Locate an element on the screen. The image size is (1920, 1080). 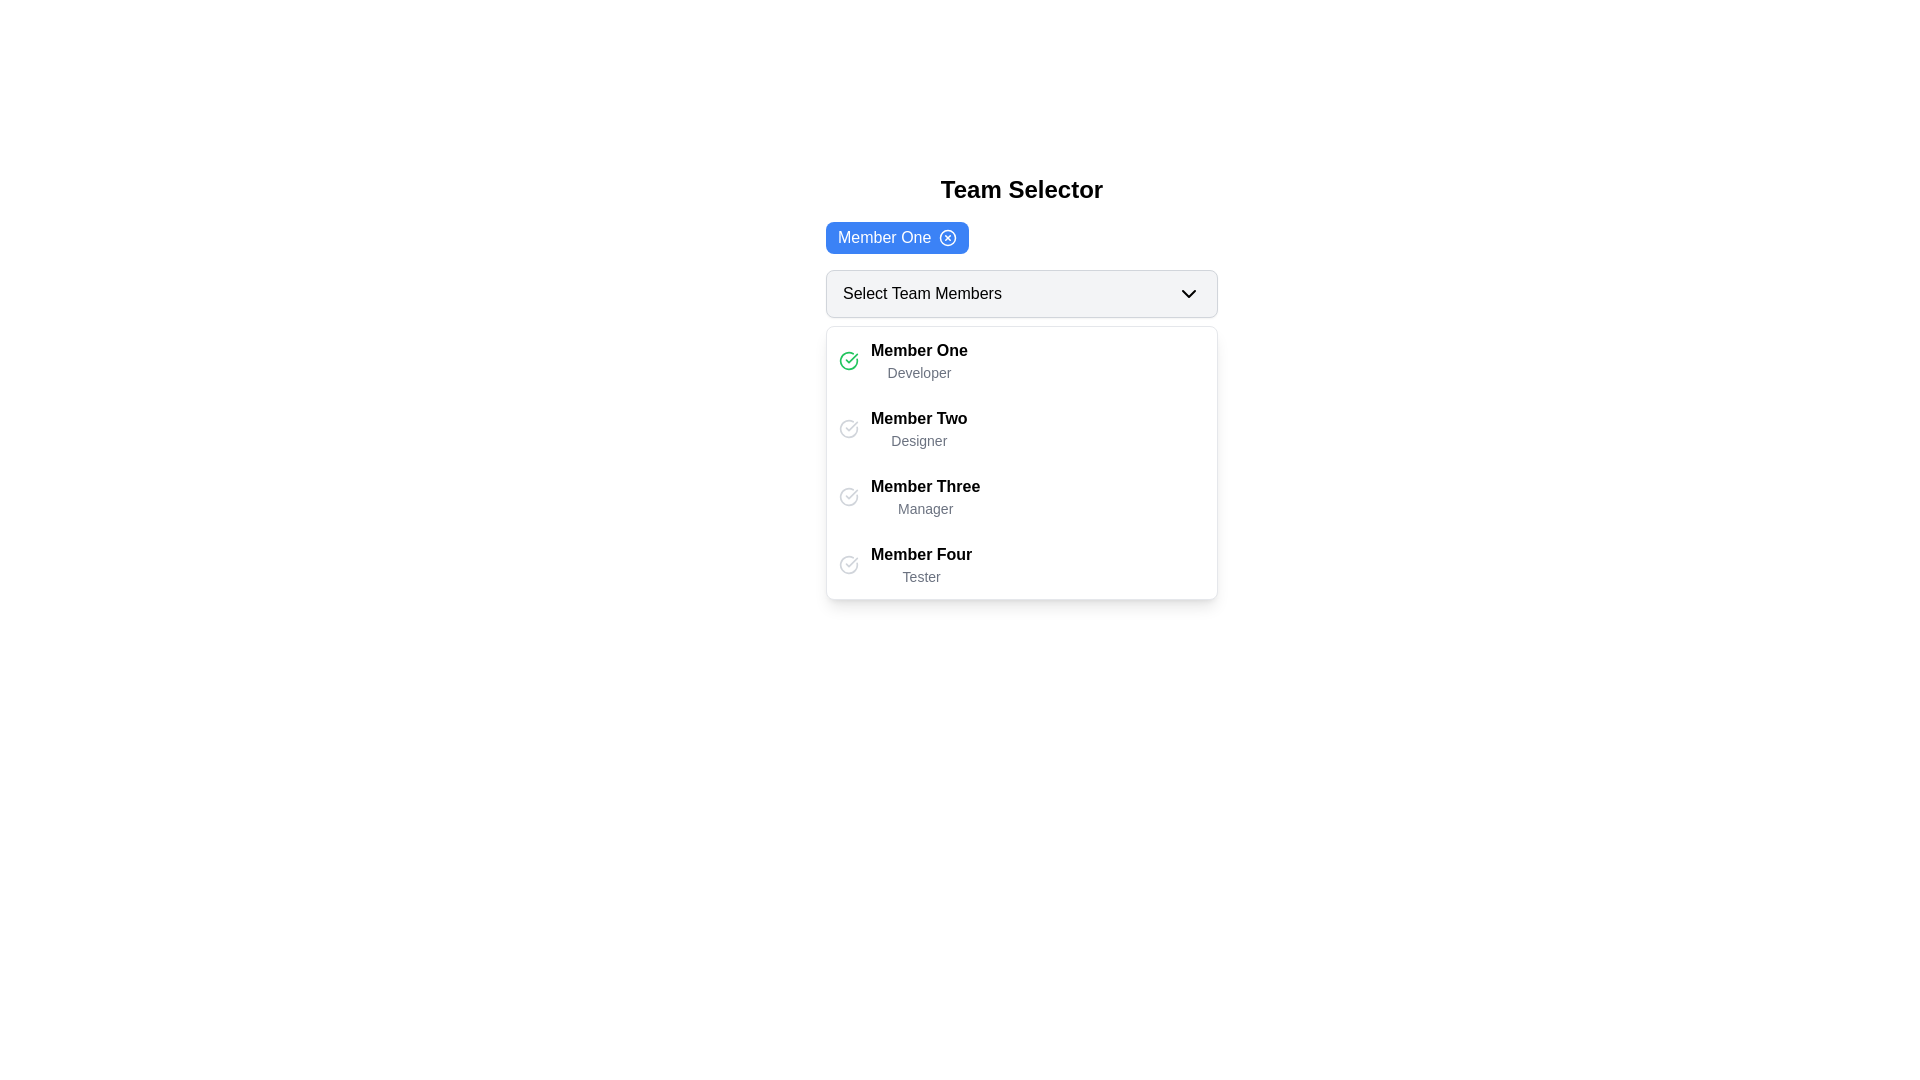
the text label entry for 'Member Four' in the dropdown menu is located at coordinates (920, 564).